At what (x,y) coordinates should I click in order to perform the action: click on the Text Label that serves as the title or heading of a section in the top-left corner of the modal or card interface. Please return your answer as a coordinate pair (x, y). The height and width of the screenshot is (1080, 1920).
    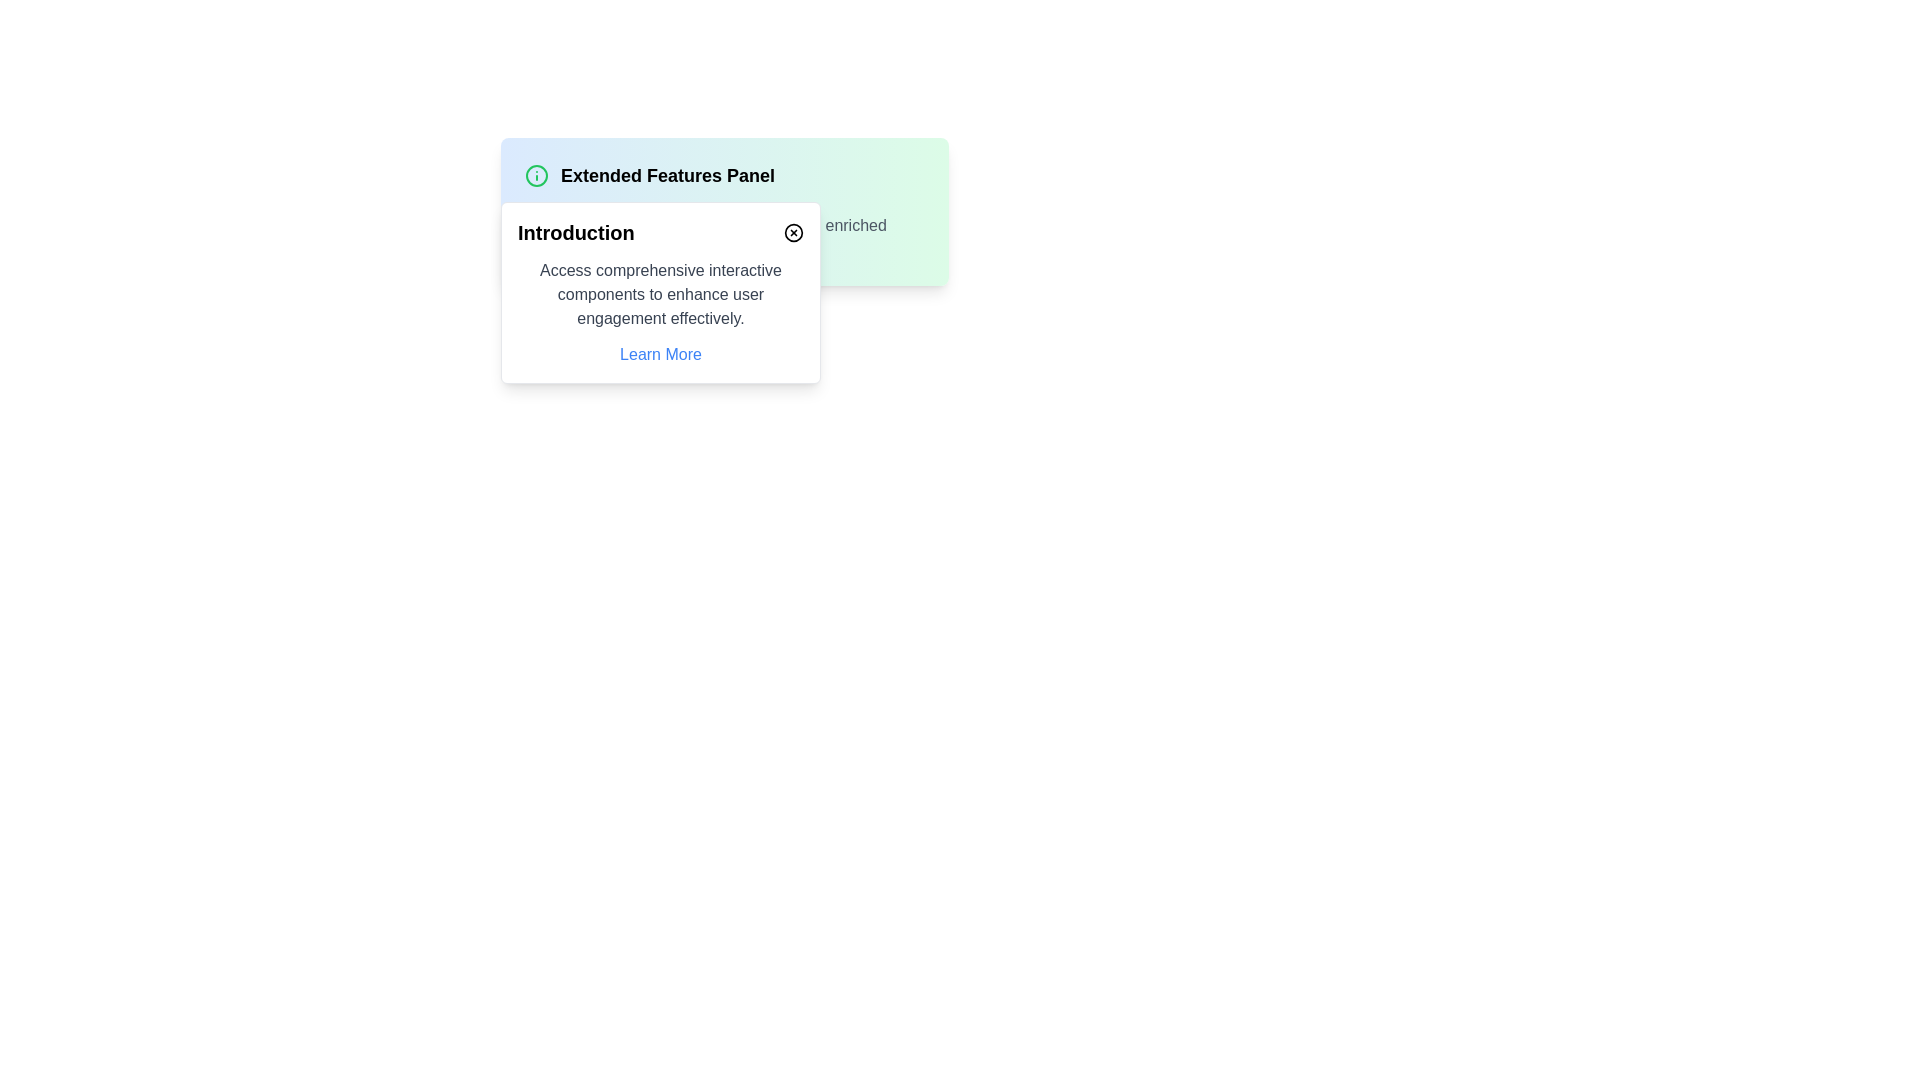
    Looking at the image, I should click on (575, 231).